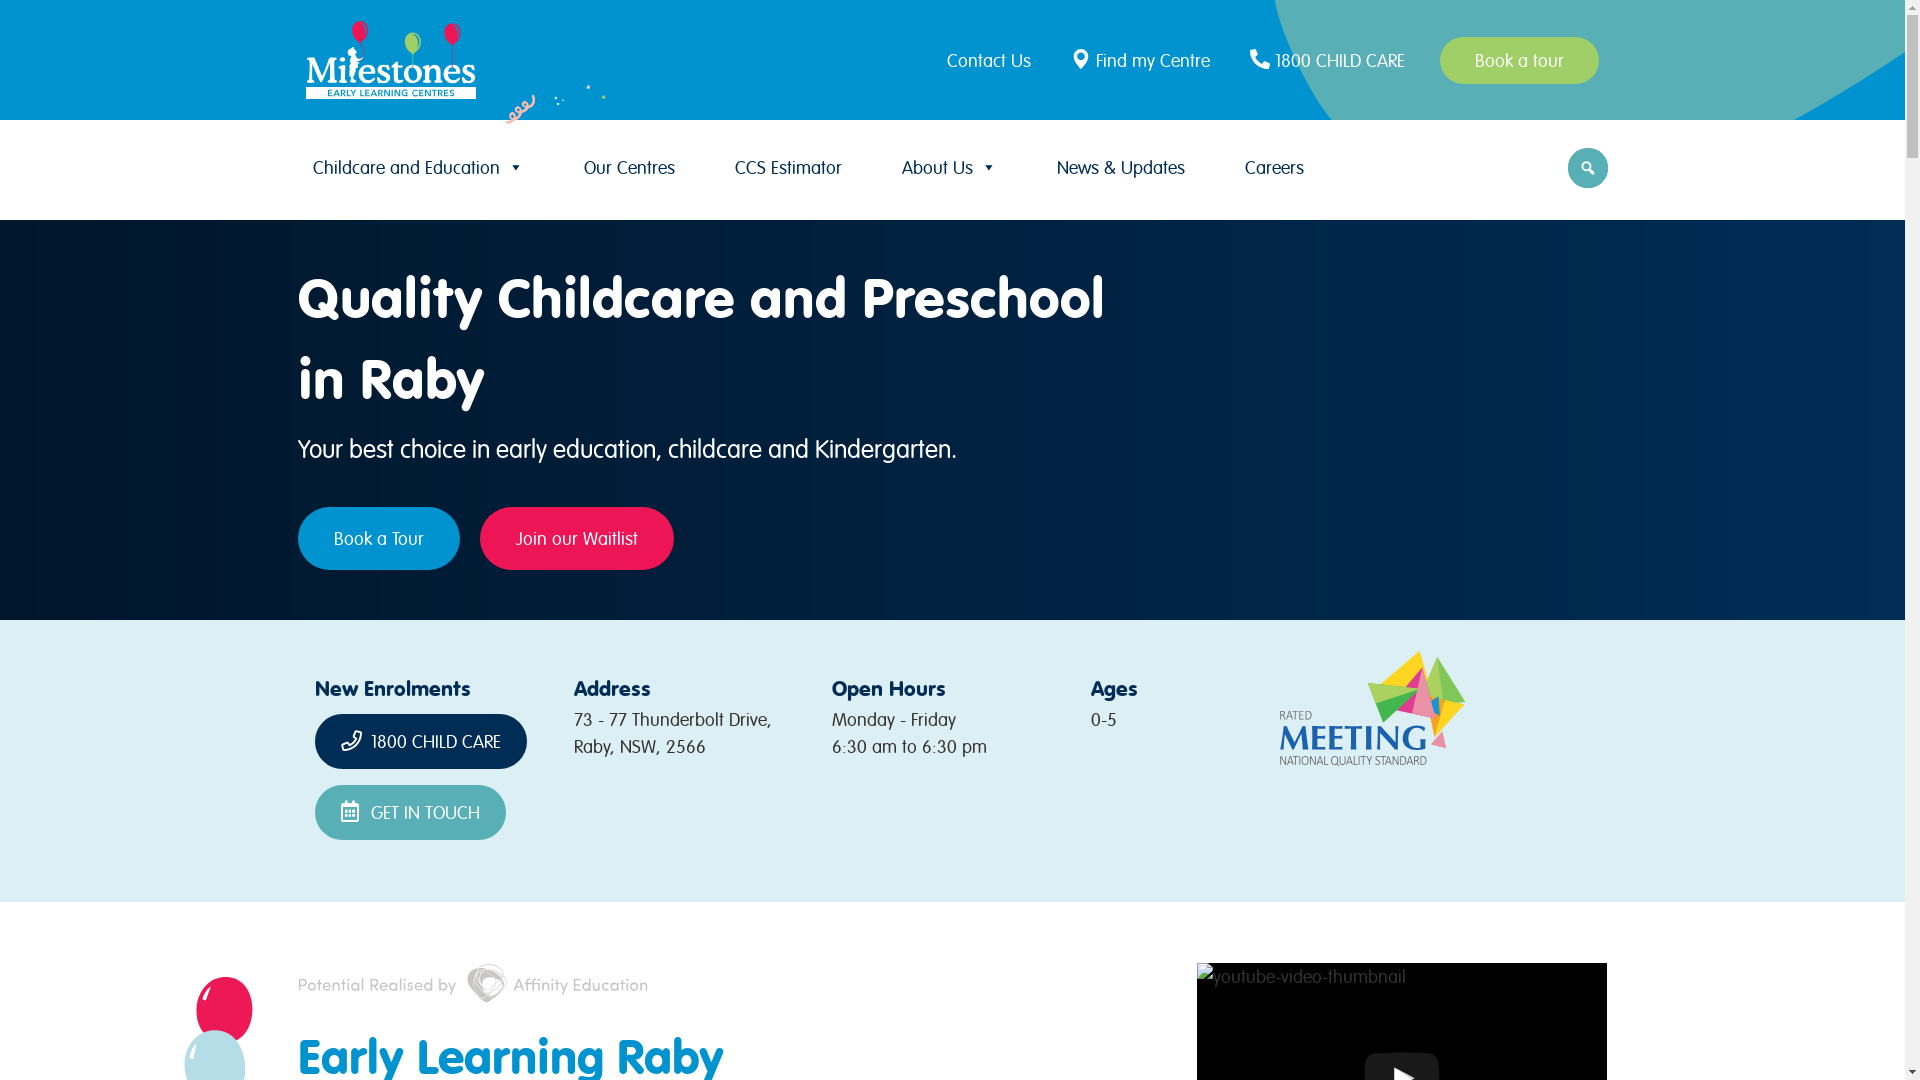  Describe the element at coordinates (993, 58) in the screenshot. I see `'Contact Us'` at that location.